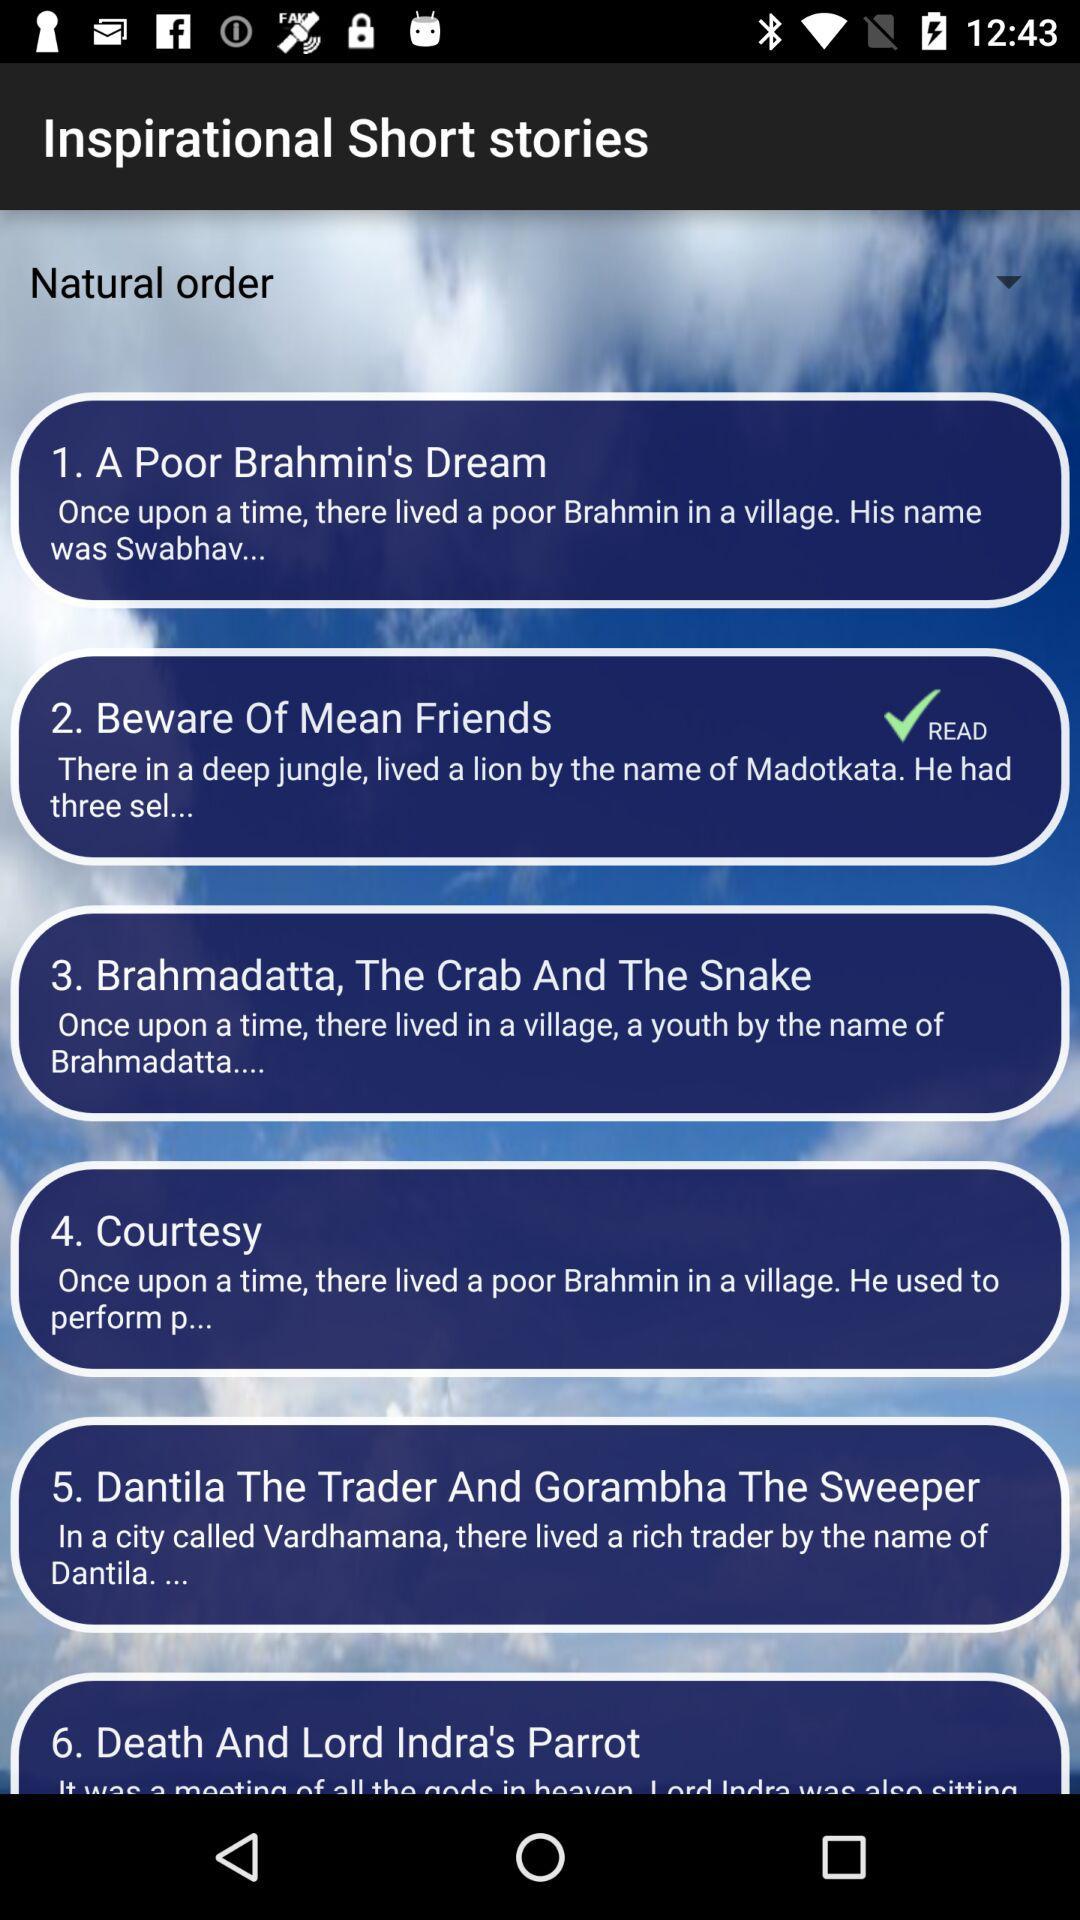  What do you see at coordinates (540, 1228) in the screenshot?
I see `the 4. courtesy` at bounding box center [540, 1228].